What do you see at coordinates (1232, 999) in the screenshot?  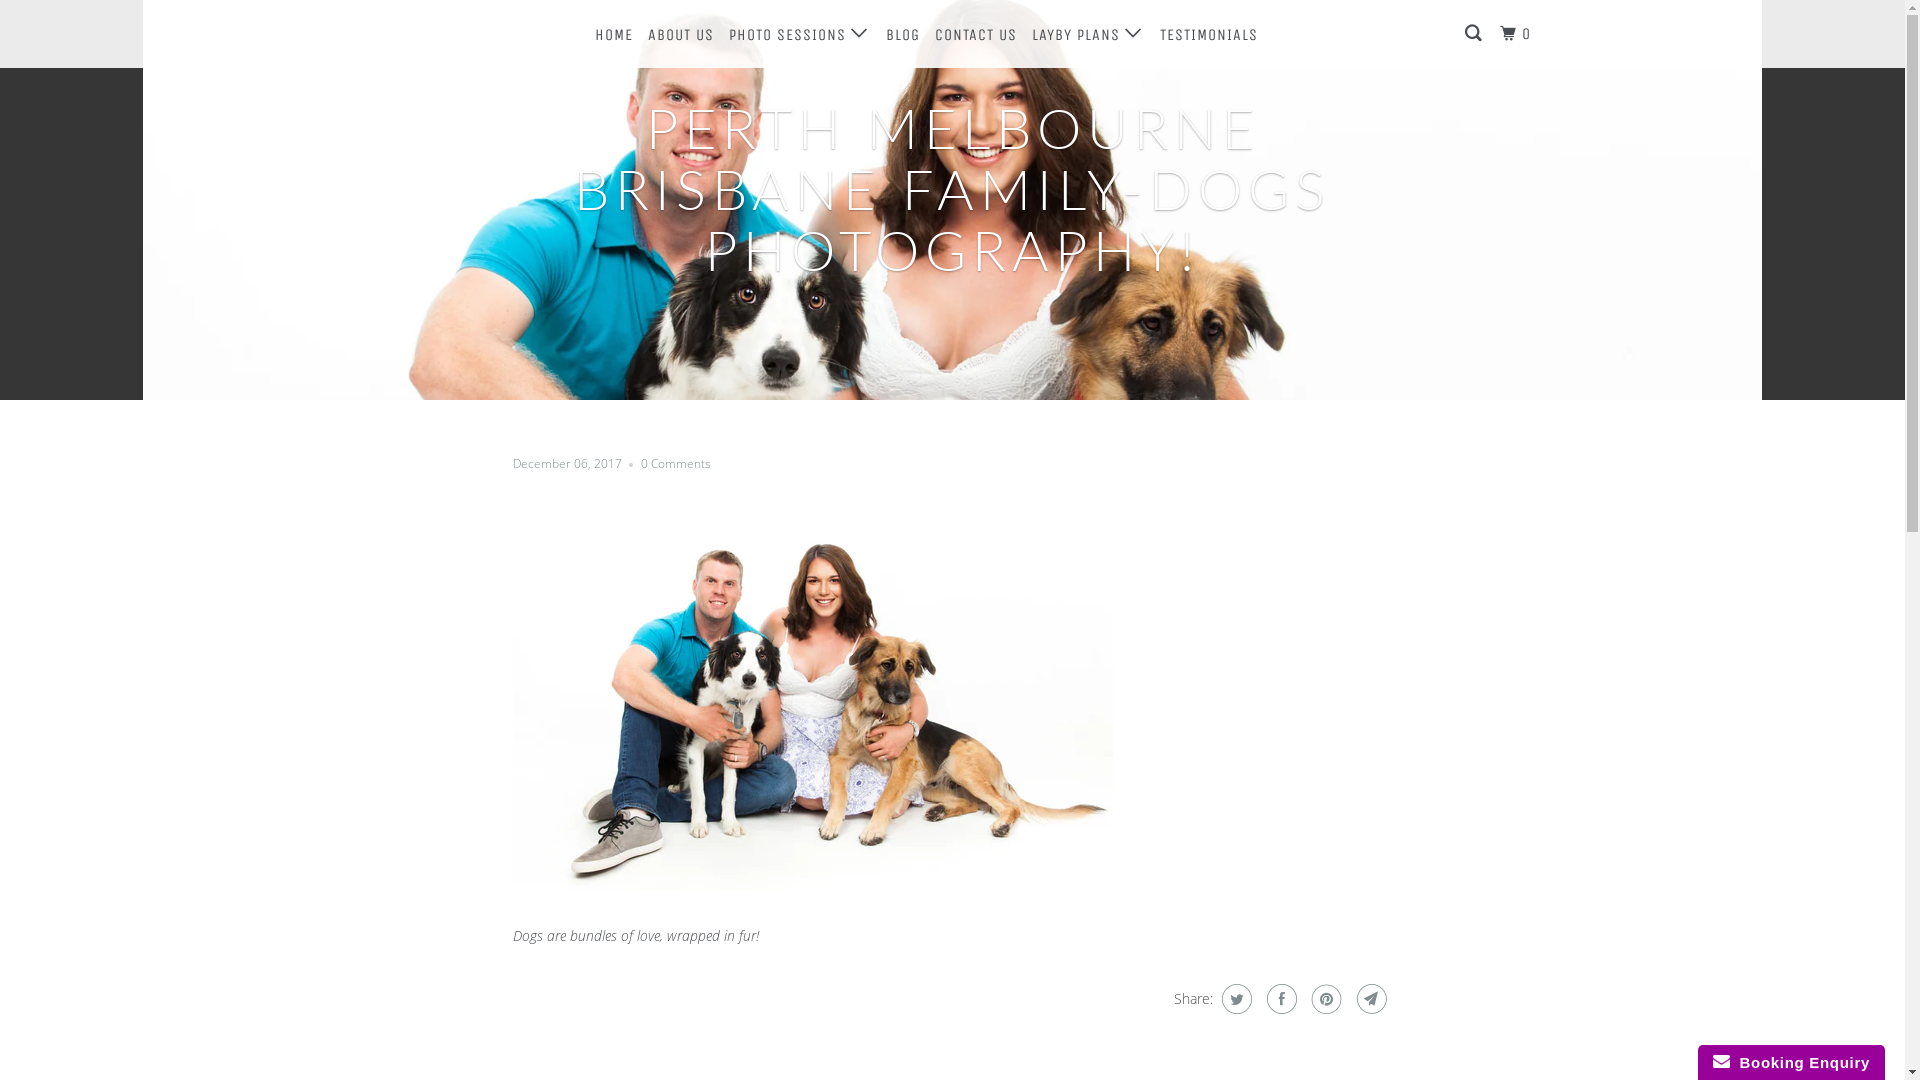 I see `'Share this on Twitter'` at bounding box center [1232, 999].